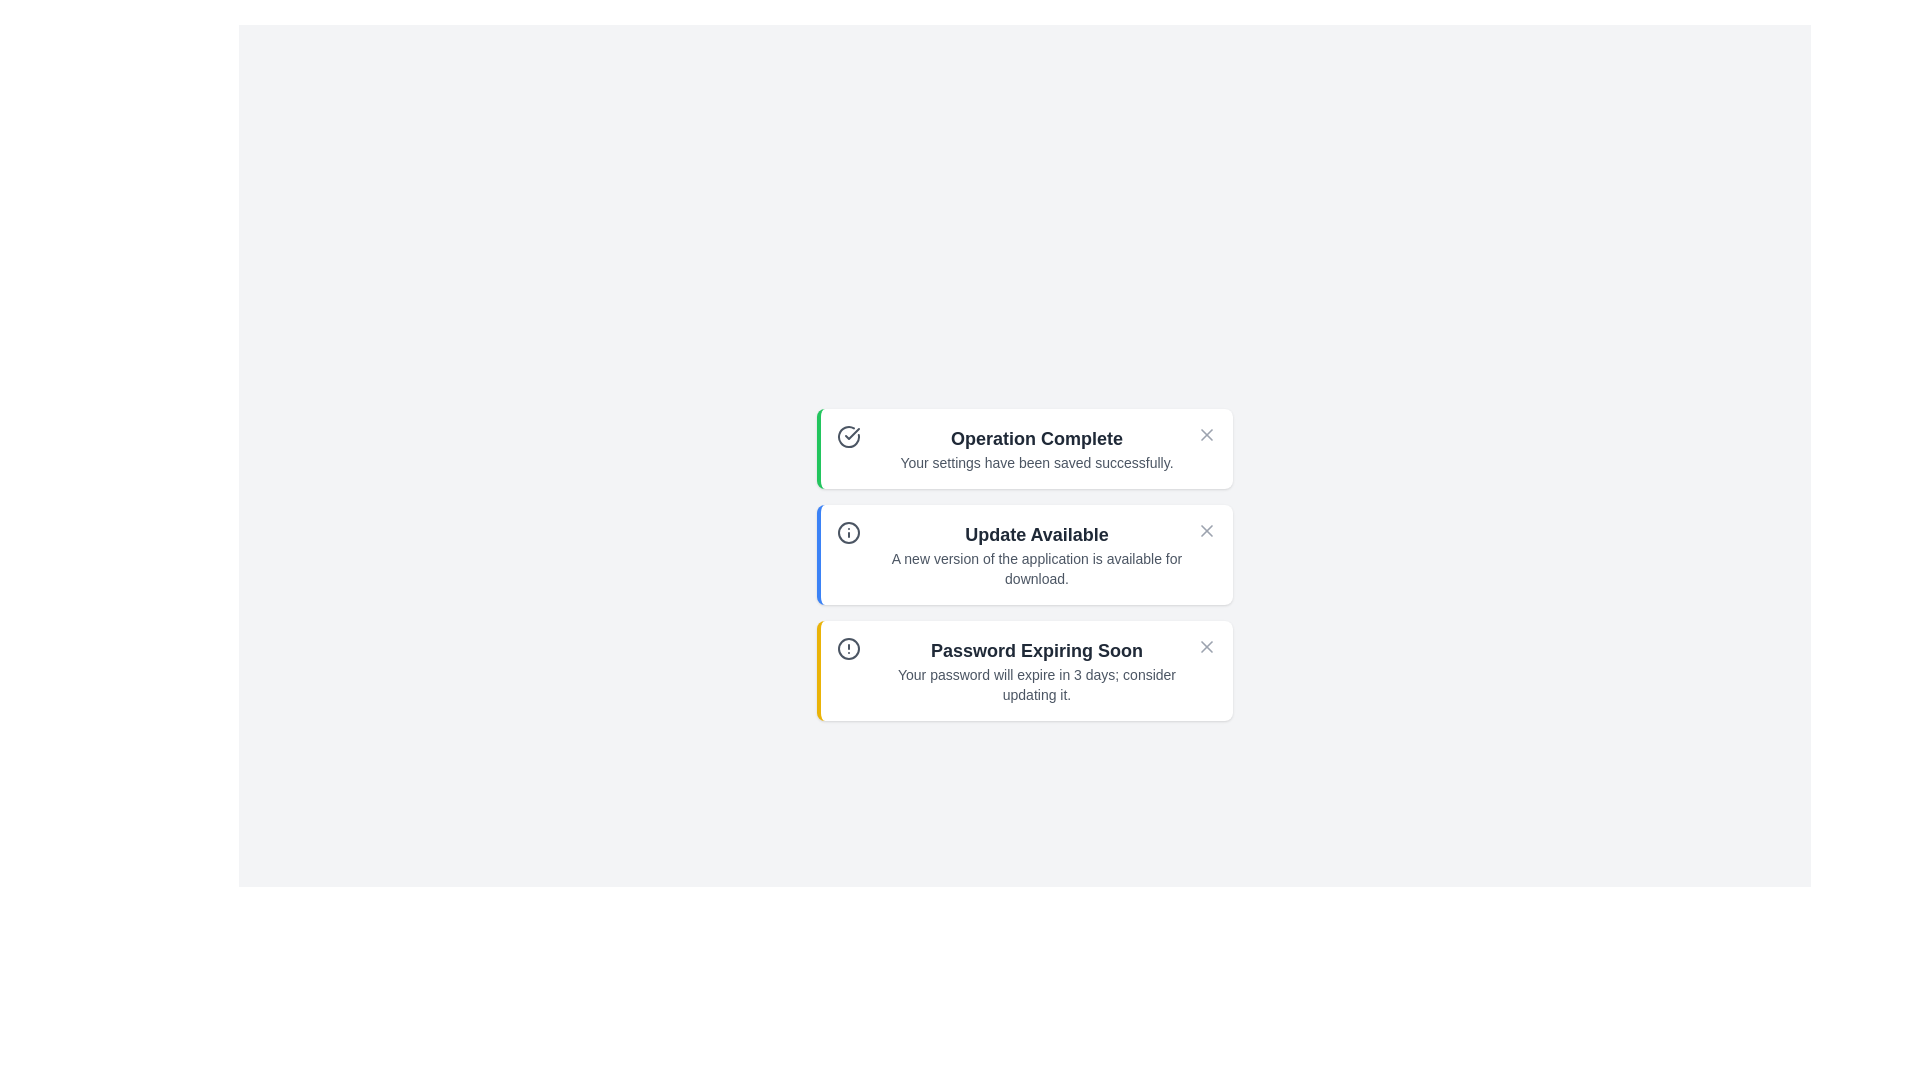  Describe the element at coordinates (1205, 530) in the screenshot. I see `the close button located in the top-right corner of the notification card that reads 'Update Available: A new version of the application is available for download.'` at that location.